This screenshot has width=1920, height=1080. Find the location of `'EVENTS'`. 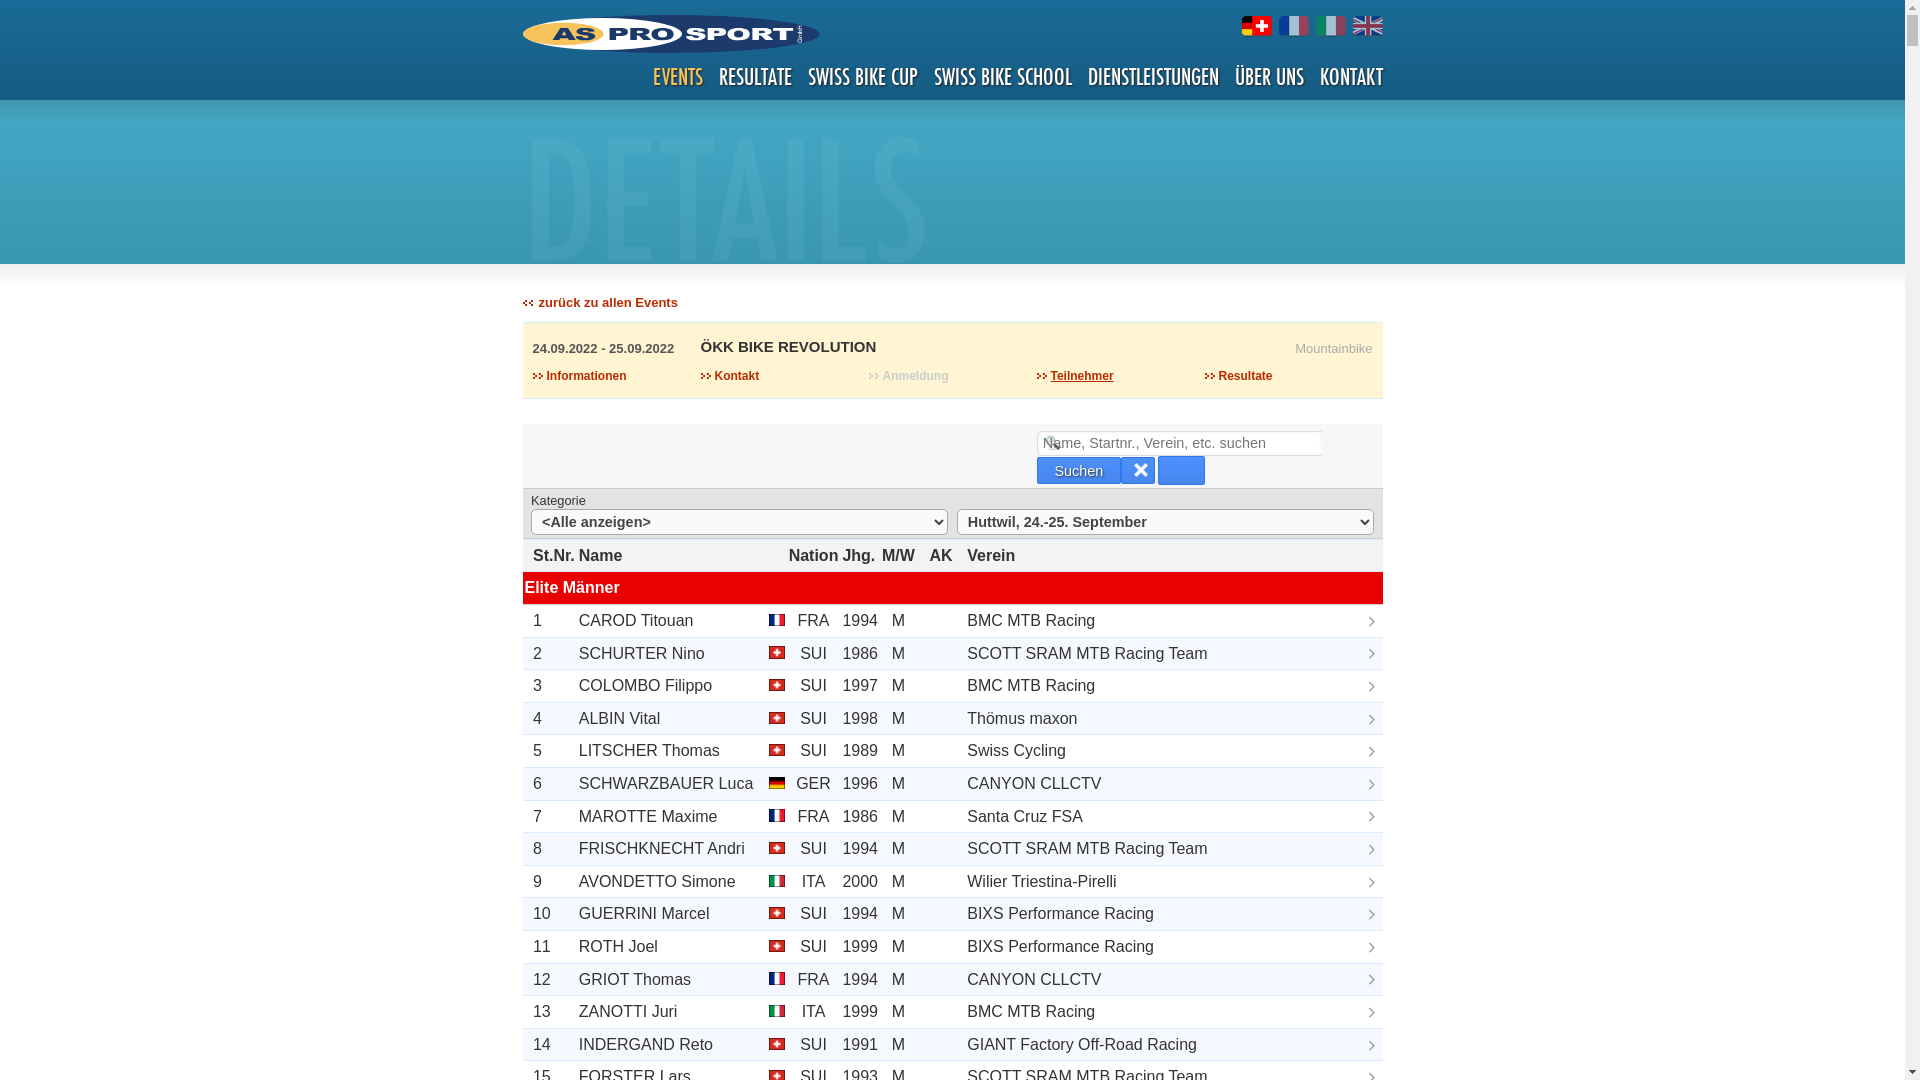

'EVENTS' is located at coordinates (676, 75).